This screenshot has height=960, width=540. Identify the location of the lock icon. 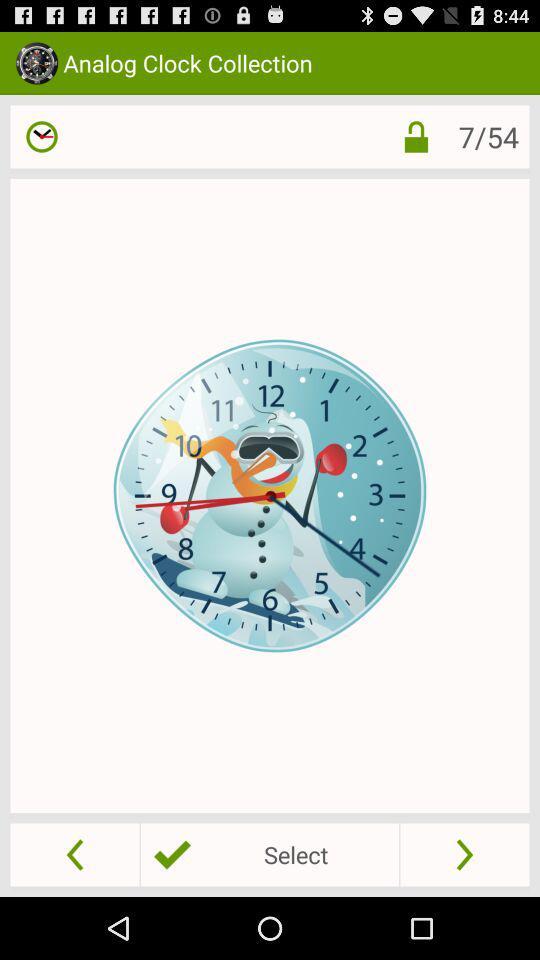
(415, 145).